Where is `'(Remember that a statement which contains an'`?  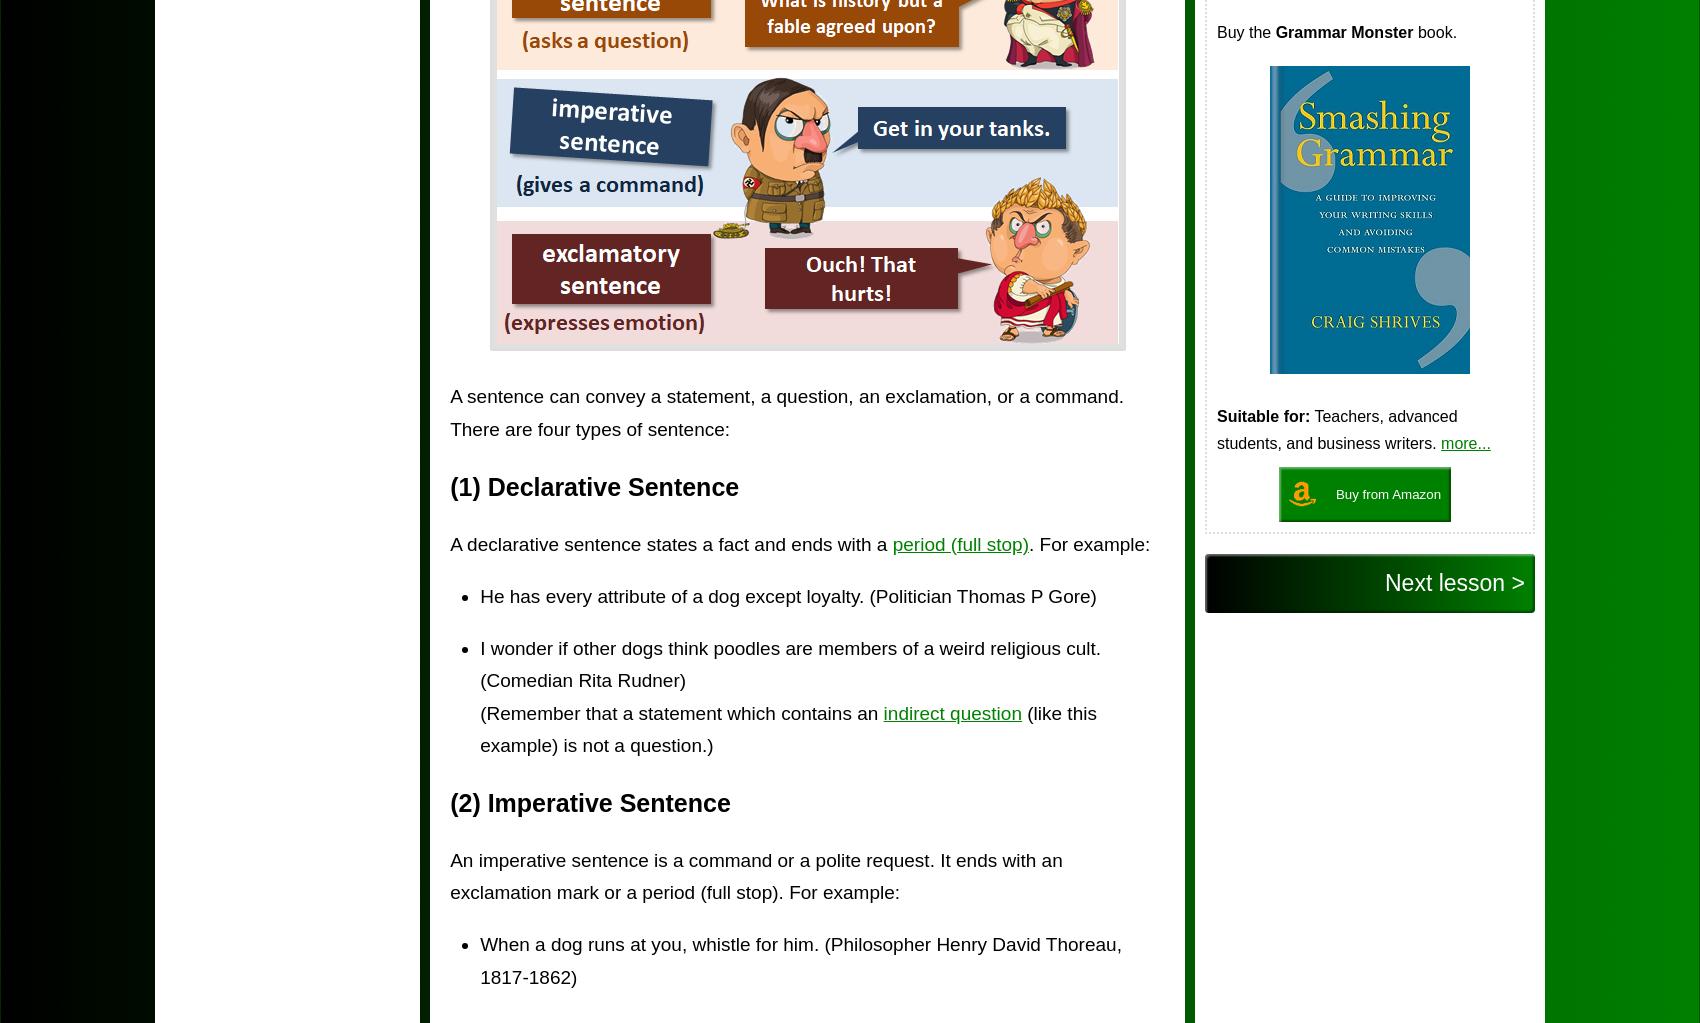
'(Remember that a statement which contains an' is located at coordinates (681, 712).